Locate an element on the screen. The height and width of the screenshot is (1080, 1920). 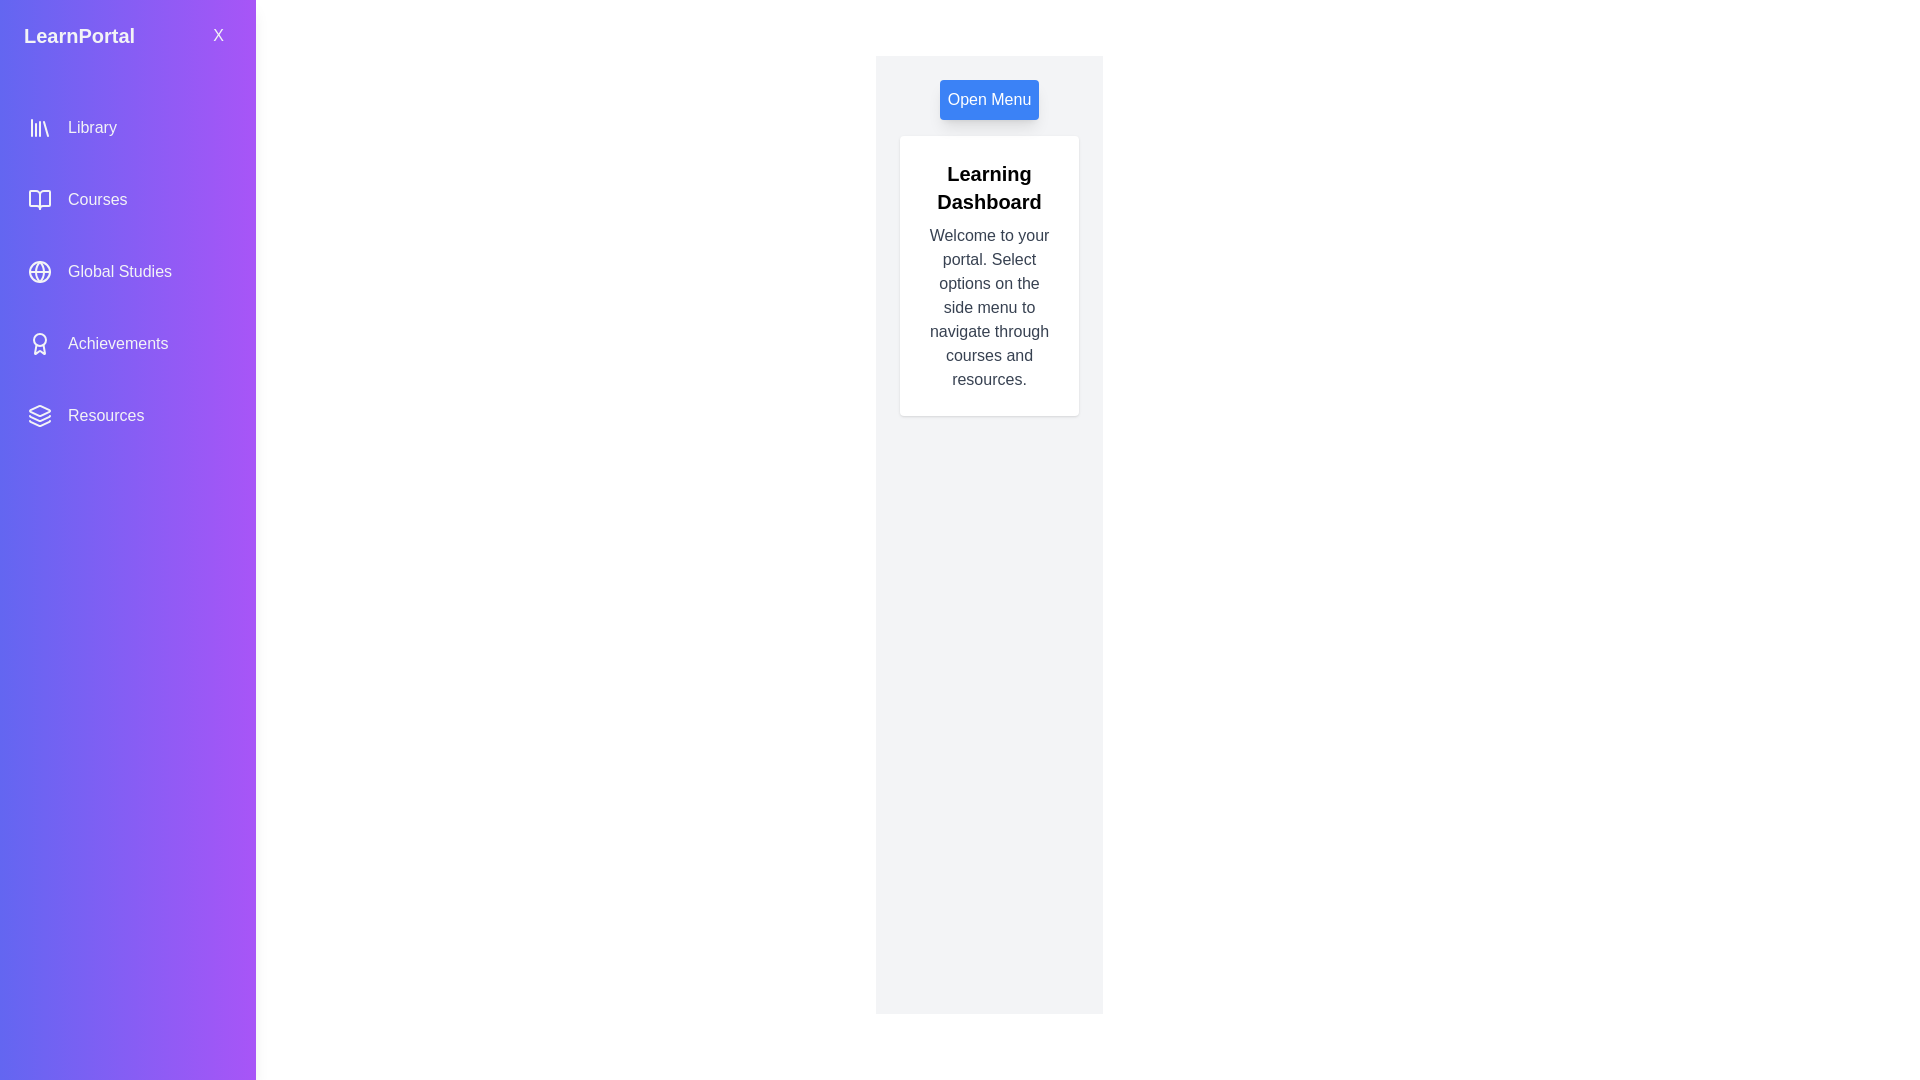
the menu option Library from the side menu is located at coordinates (127, 127).